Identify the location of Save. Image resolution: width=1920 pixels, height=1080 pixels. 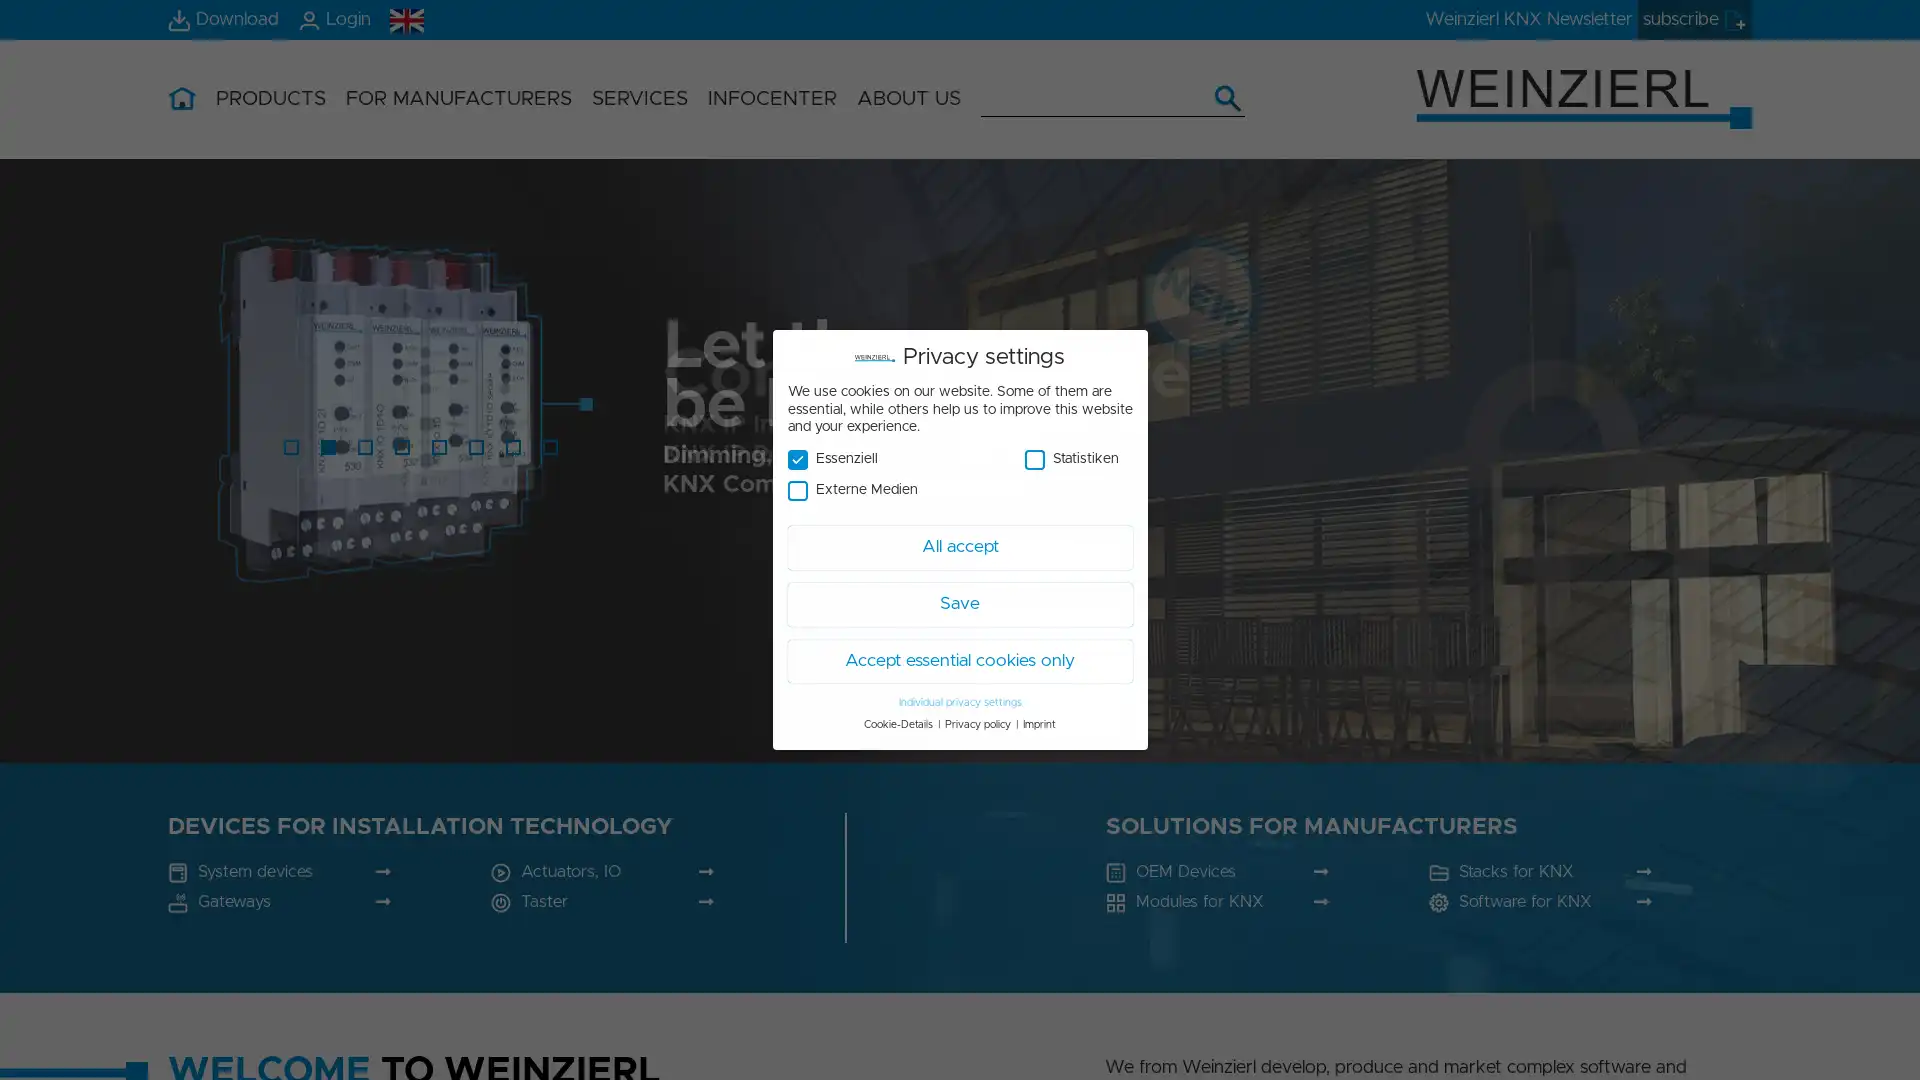
(958, 603).